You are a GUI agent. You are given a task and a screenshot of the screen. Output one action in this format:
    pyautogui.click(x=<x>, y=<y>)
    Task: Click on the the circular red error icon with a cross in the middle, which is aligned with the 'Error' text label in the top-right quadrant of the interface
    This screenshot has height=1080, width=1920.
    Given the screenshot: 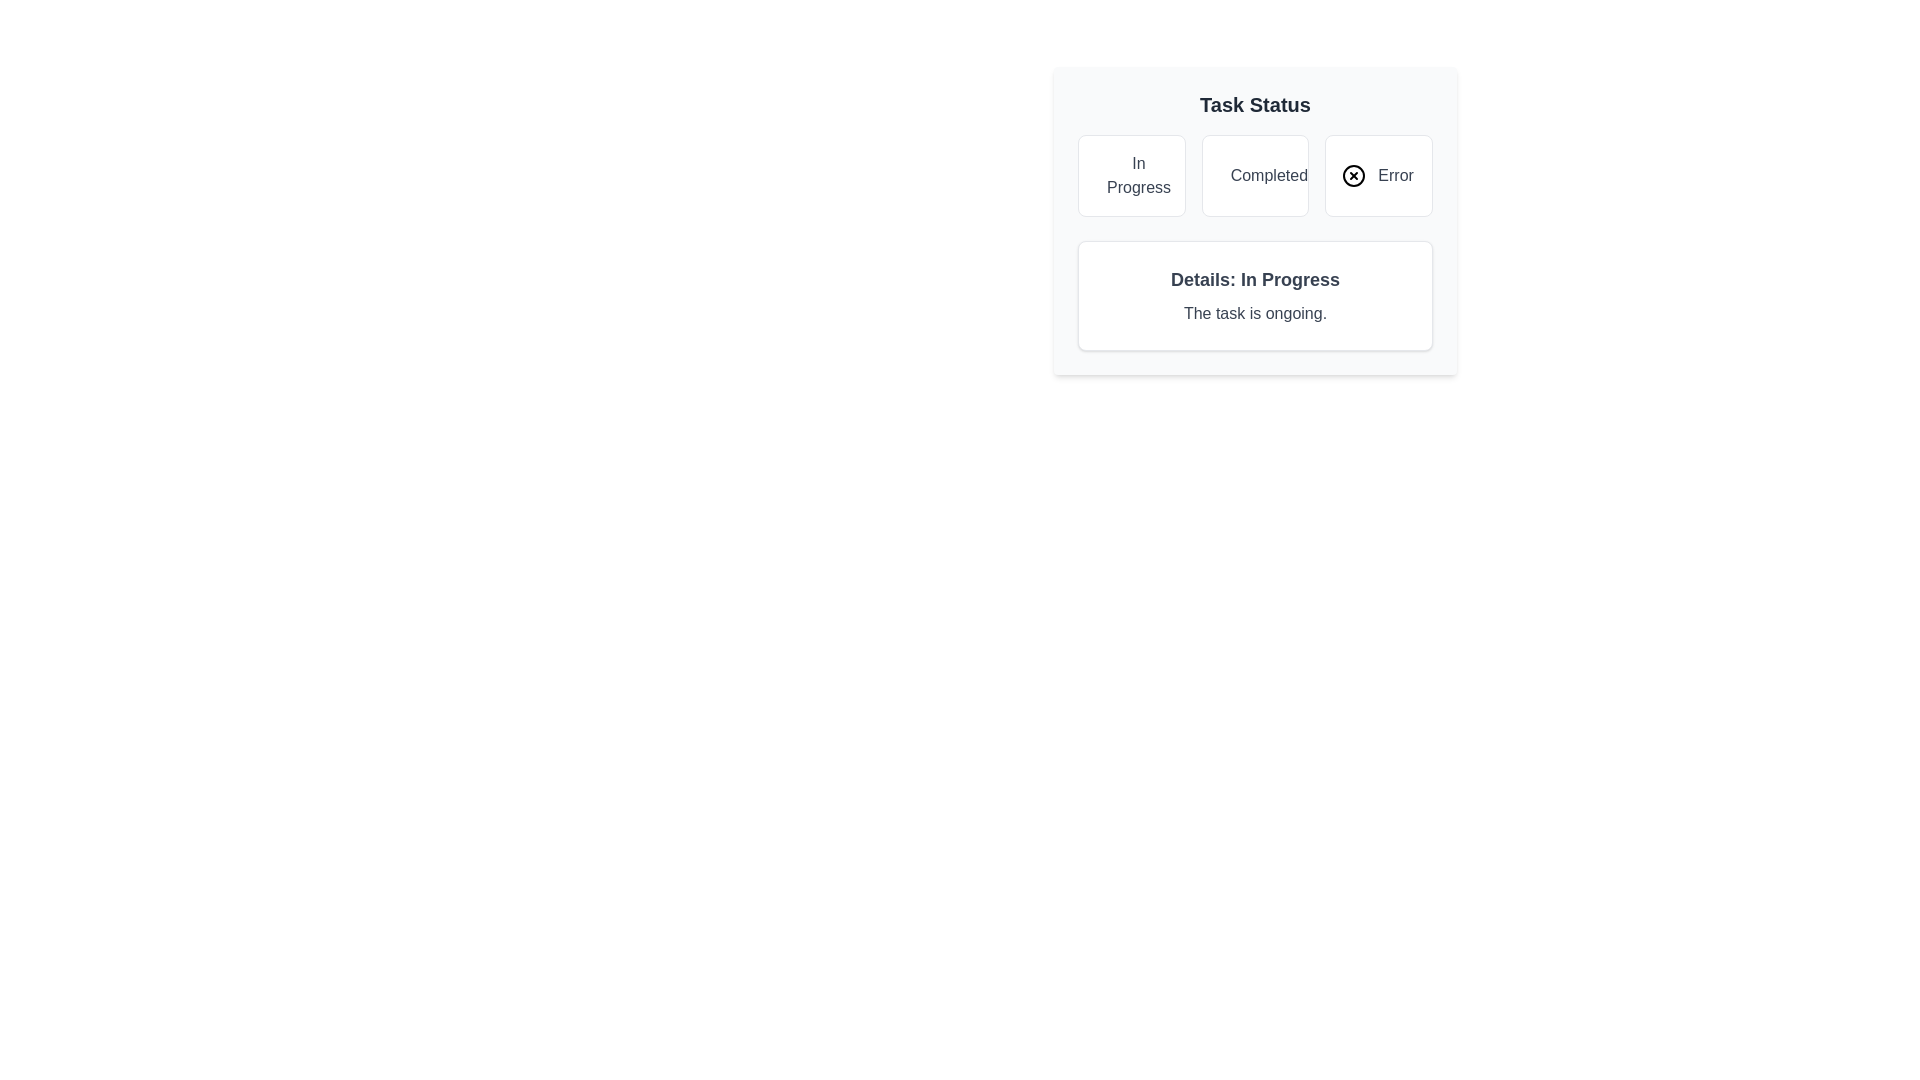 What is the action you would take?
    pyautogui.click(x=1354, y=175)
    